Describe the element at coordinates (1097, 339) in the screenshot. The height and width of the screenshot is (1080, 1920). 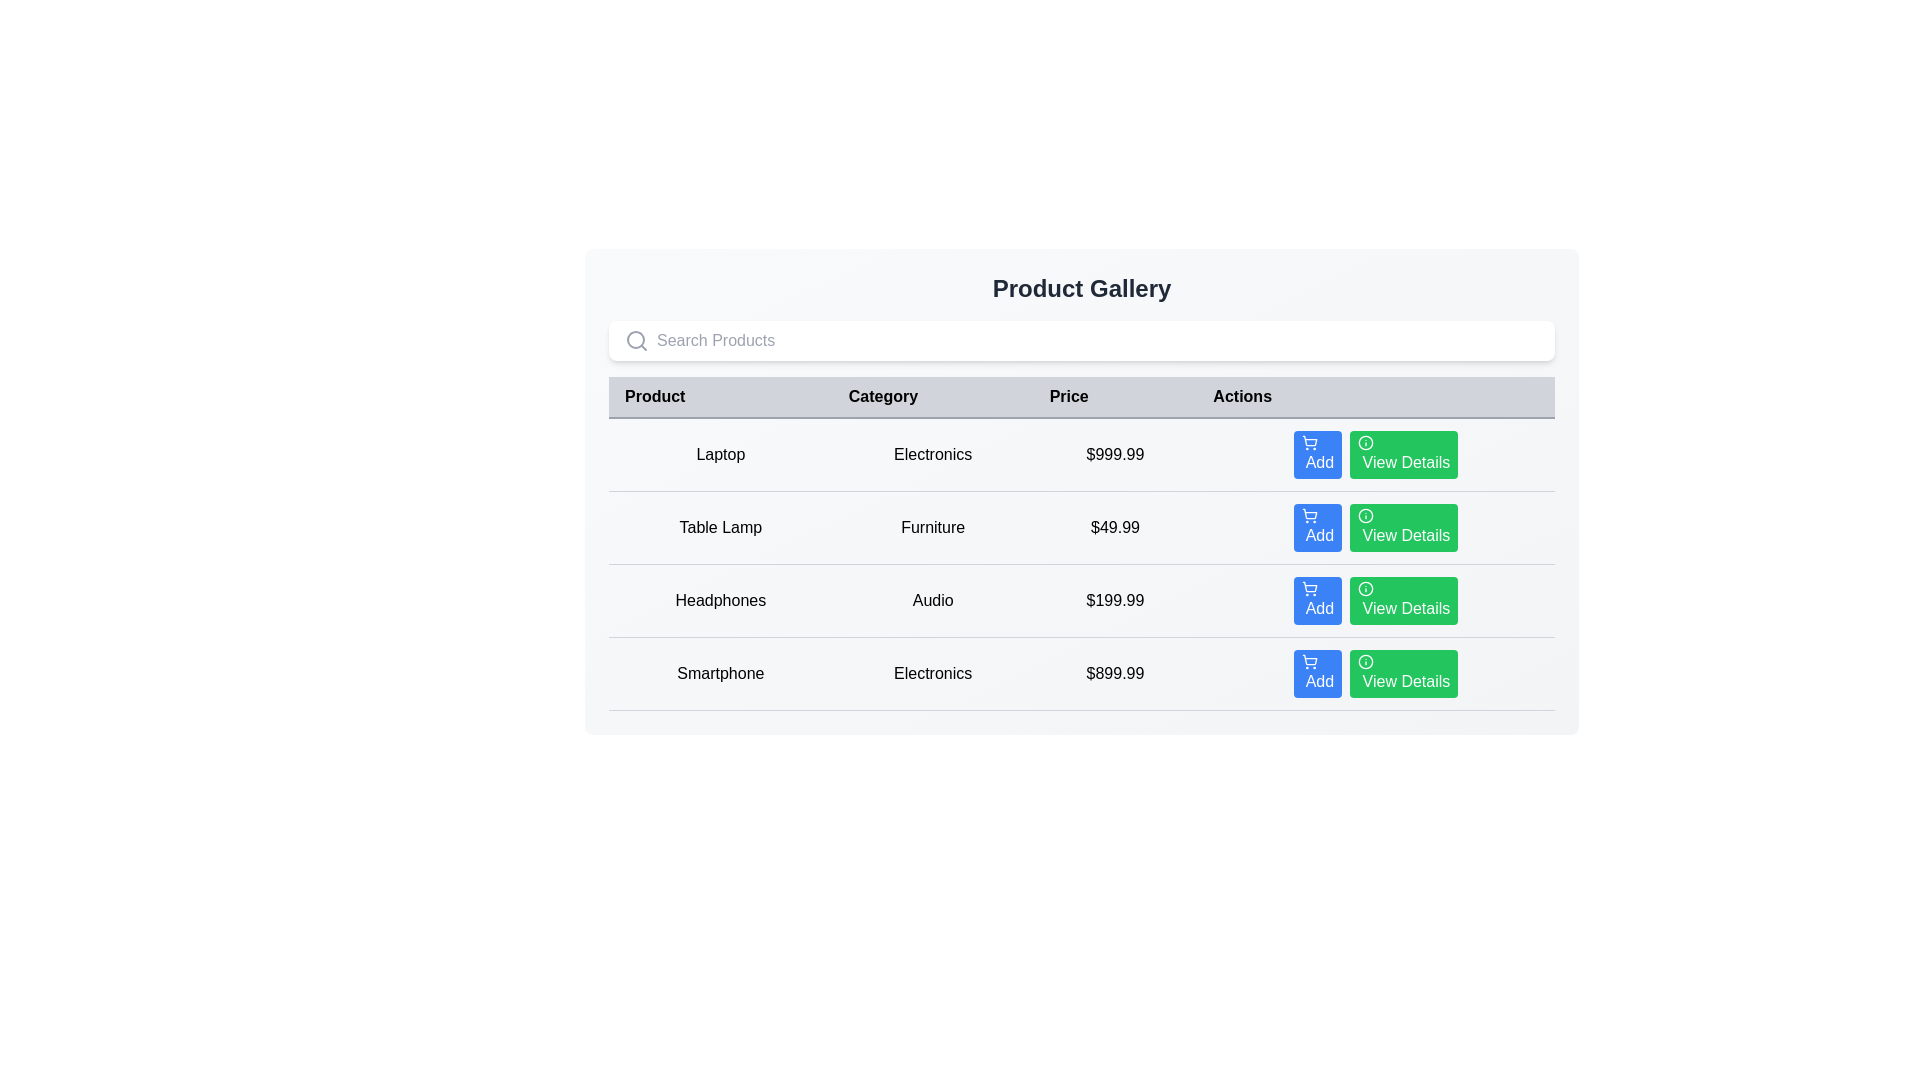
I see `the search input field, which is centrally aligned within a white background card above a table, to observe possible styling changes` at that location.